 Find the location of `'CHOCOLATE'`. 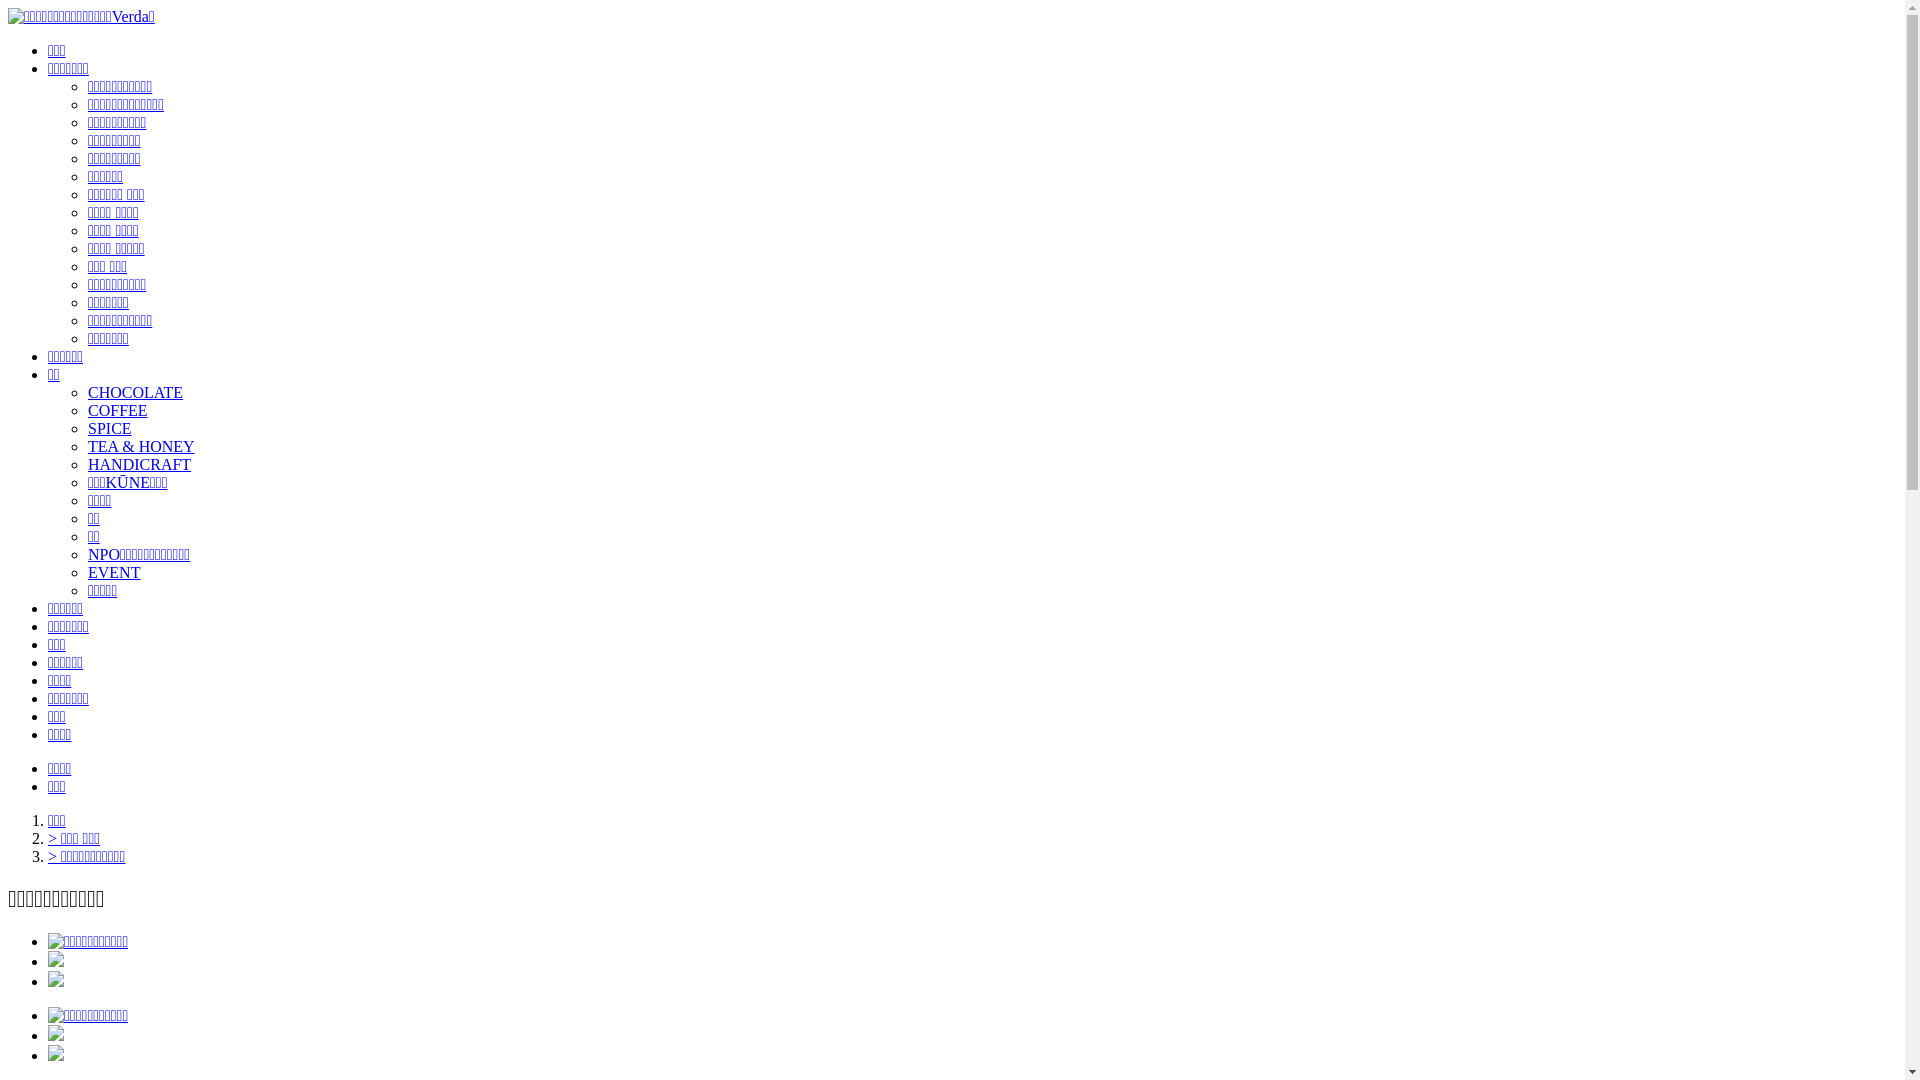

'CHOCOLATE' is located at coordinates (134, 392).